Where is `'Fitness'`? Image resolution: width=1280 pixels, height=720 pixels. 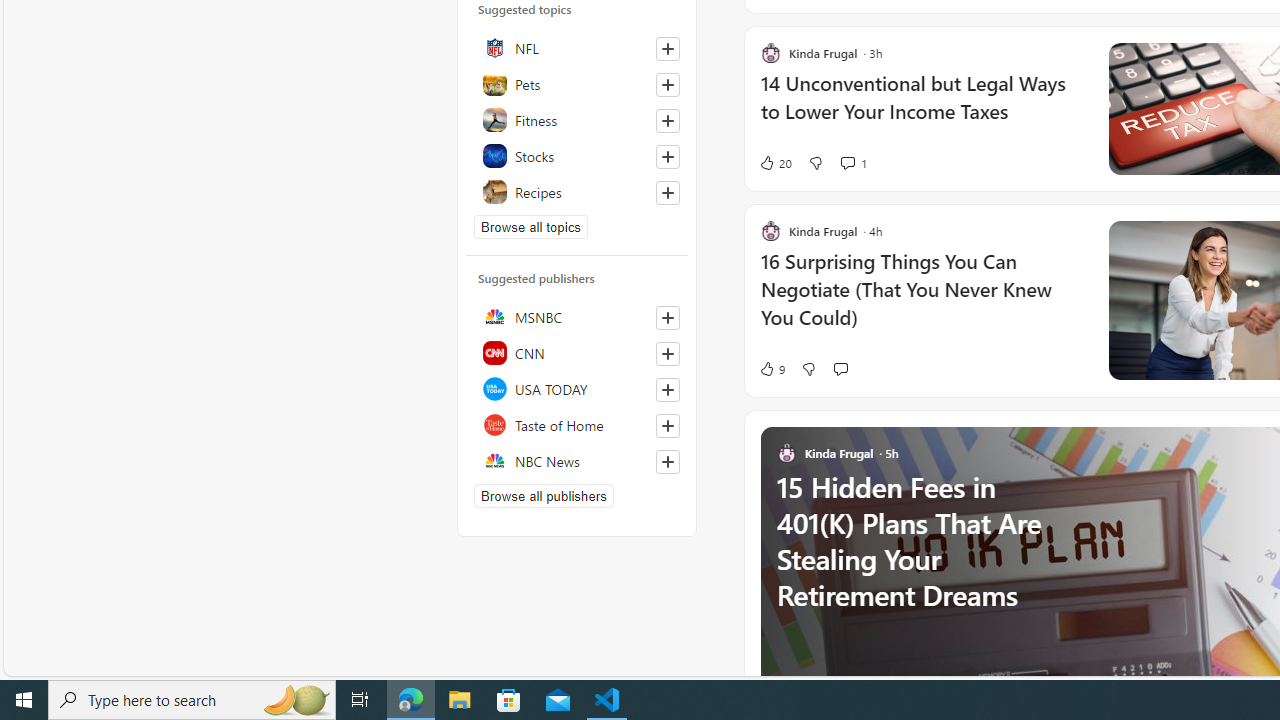 'Fitness' is located at coordinates (576, 119).